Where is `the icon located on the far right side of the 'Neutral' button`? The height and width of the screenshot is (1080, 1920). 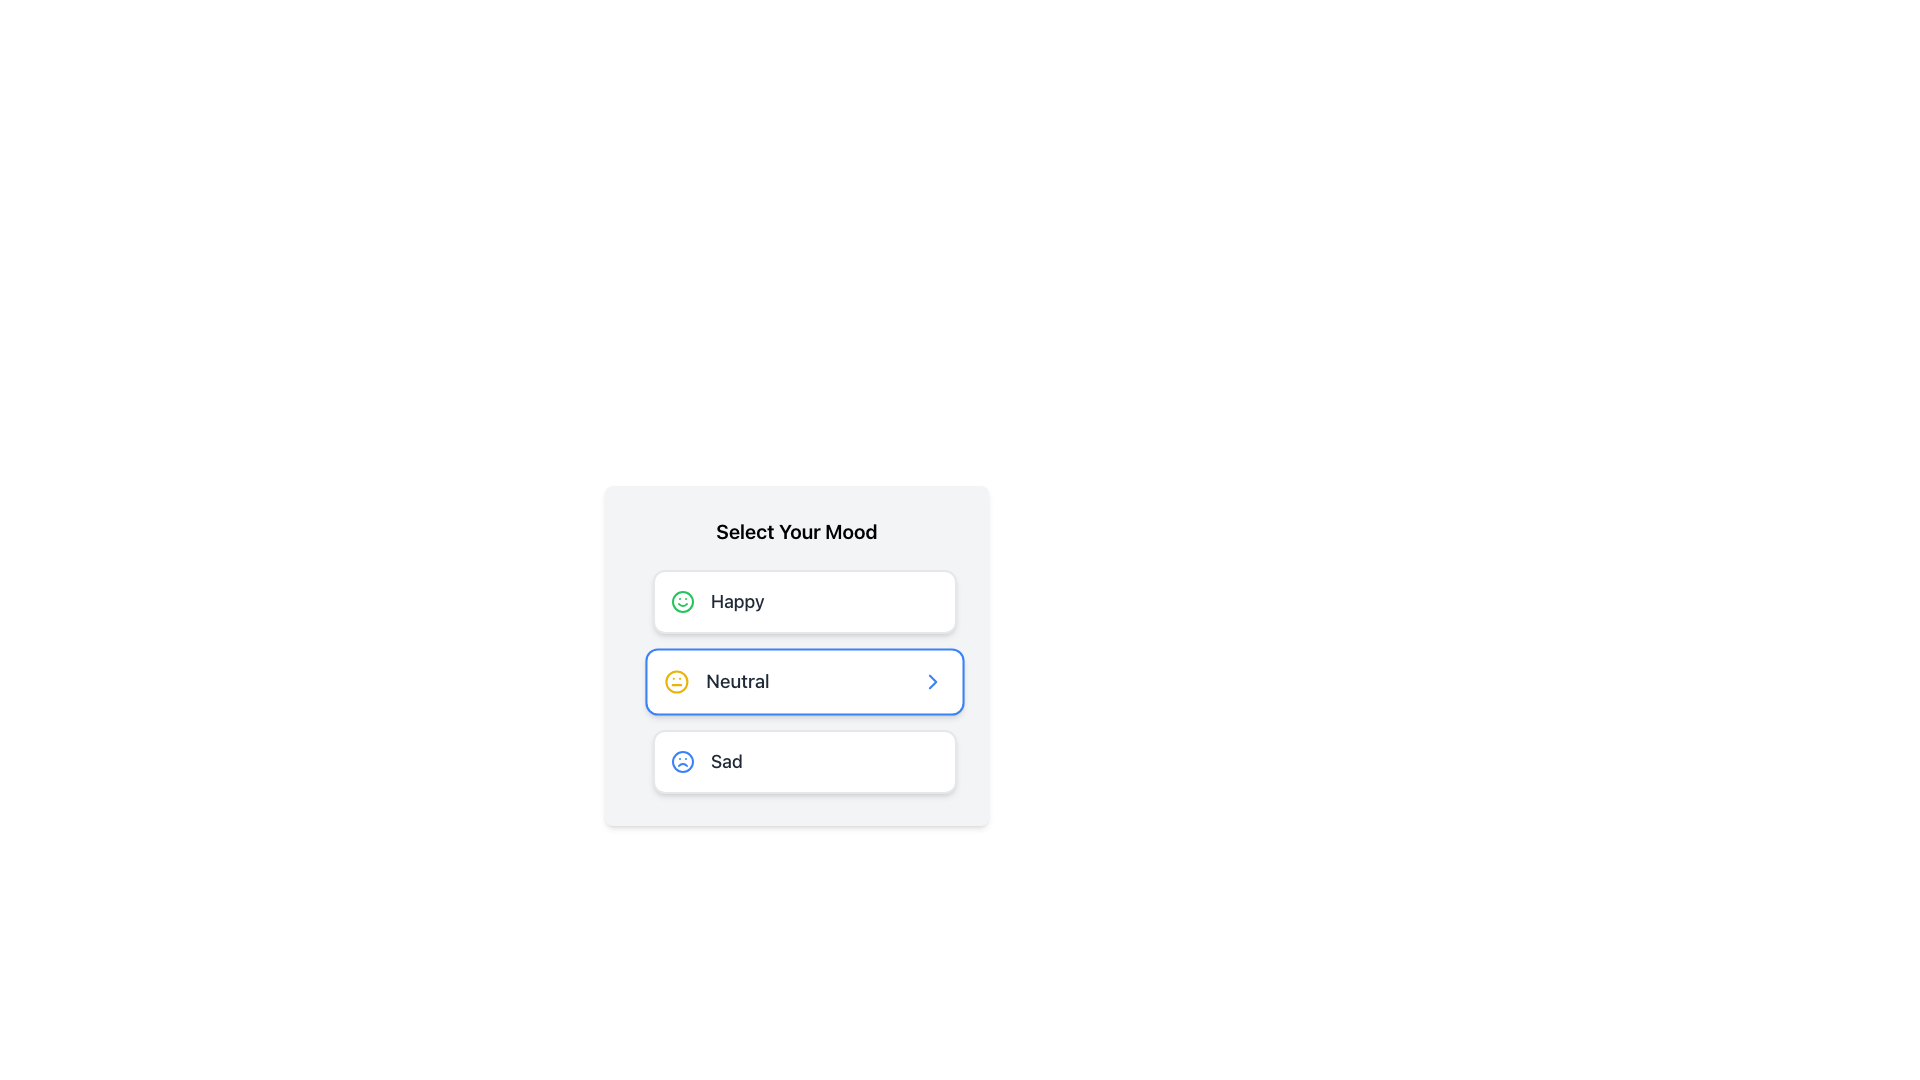 the icon located on the far right side of the 'Neutral' button is located at coordinates (932, 681).